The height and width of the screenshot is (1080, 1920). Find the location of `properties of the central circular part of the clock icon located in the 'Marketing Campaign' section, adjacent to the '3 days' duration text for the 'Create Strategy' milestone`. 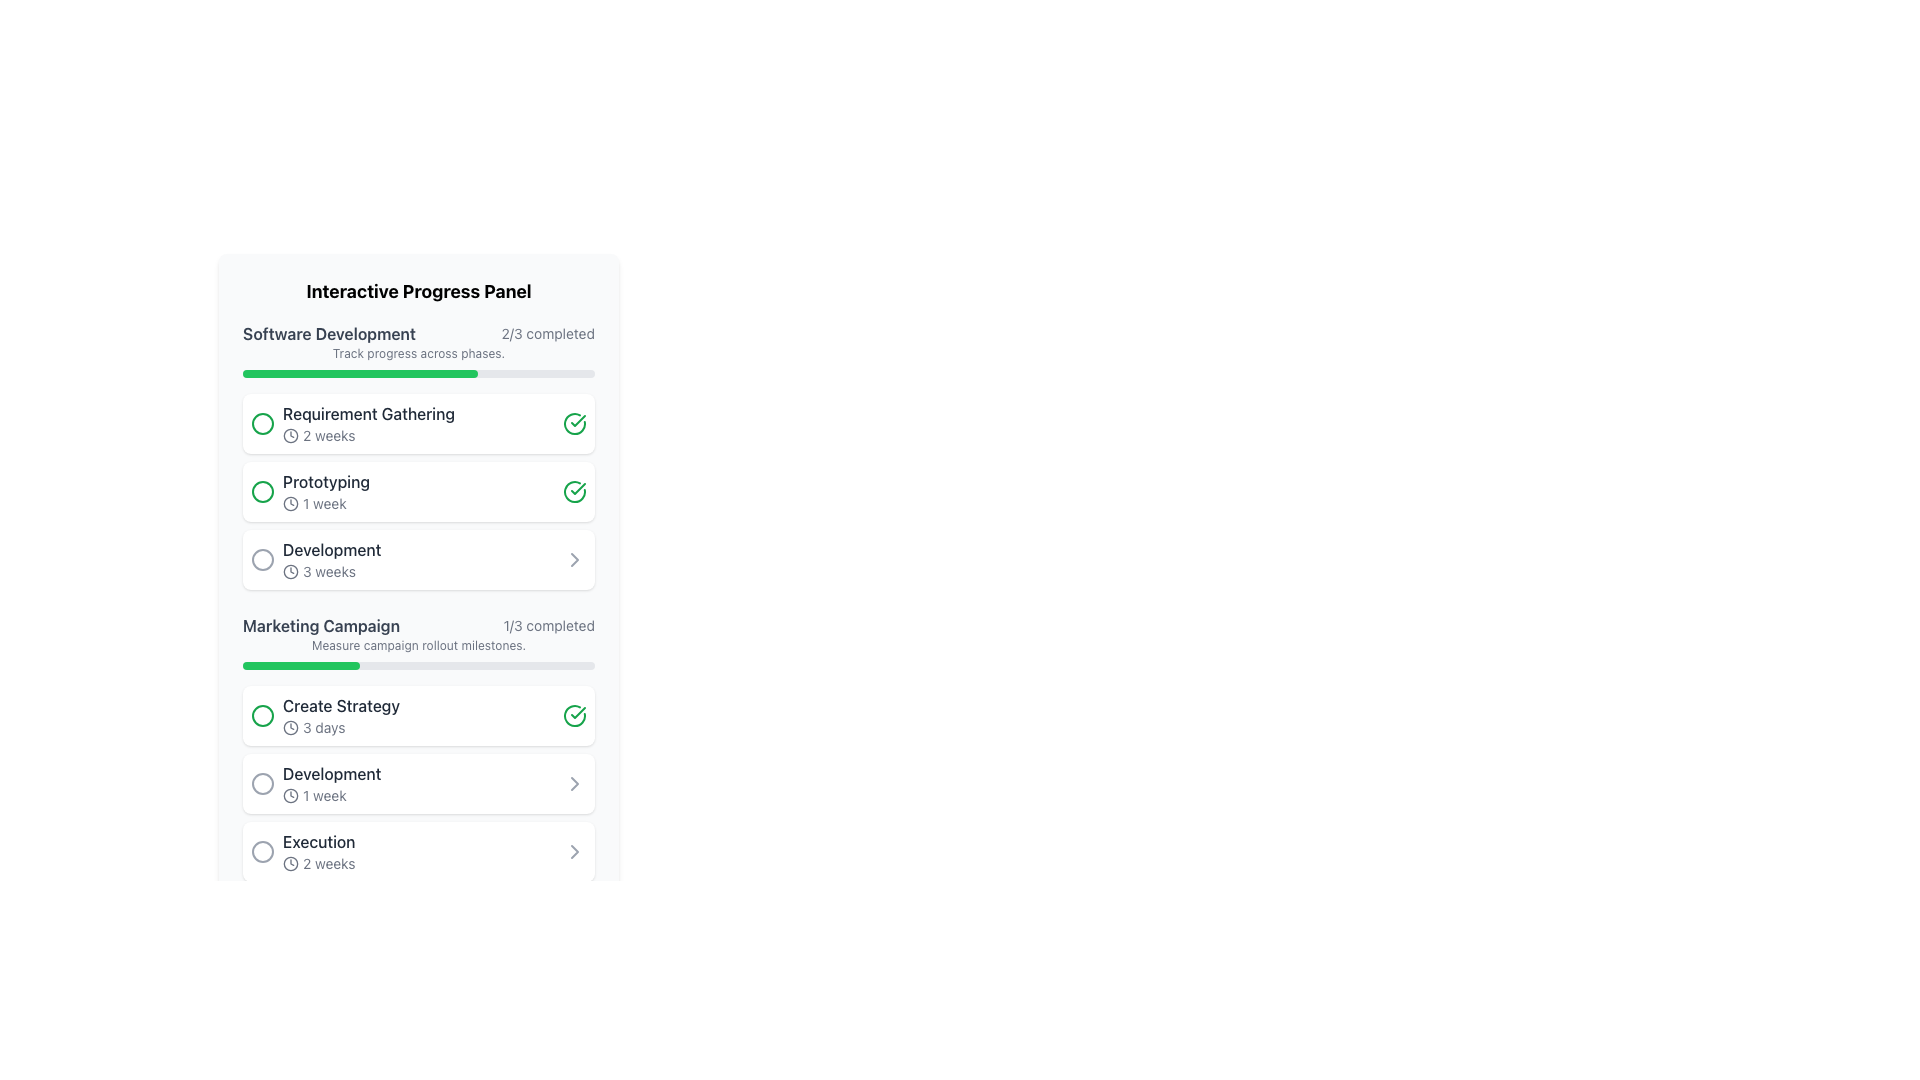

properties of the central circular part of the clock icon located in the 'Marketing Campaign' section, adjacent to the '3 days' duration text for the 'Create Strategy' milestone is located at coordinates (290, 863).